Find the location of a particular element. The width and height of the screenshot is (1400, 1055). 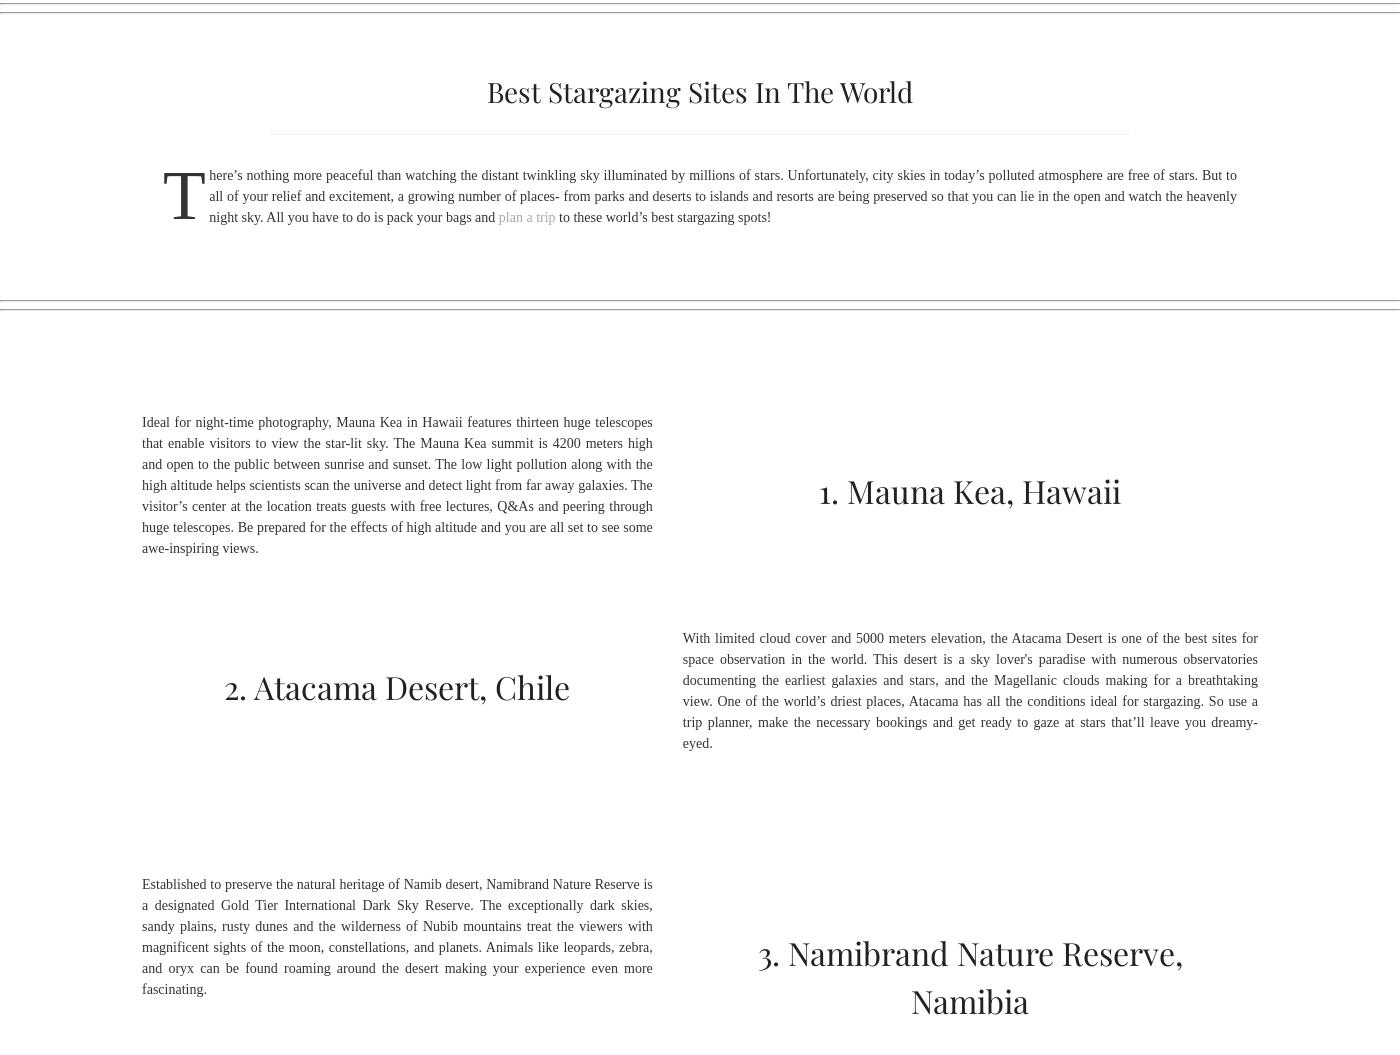

'1. Mauna Kea, Hawaii' is located at coordinates (970, 489).